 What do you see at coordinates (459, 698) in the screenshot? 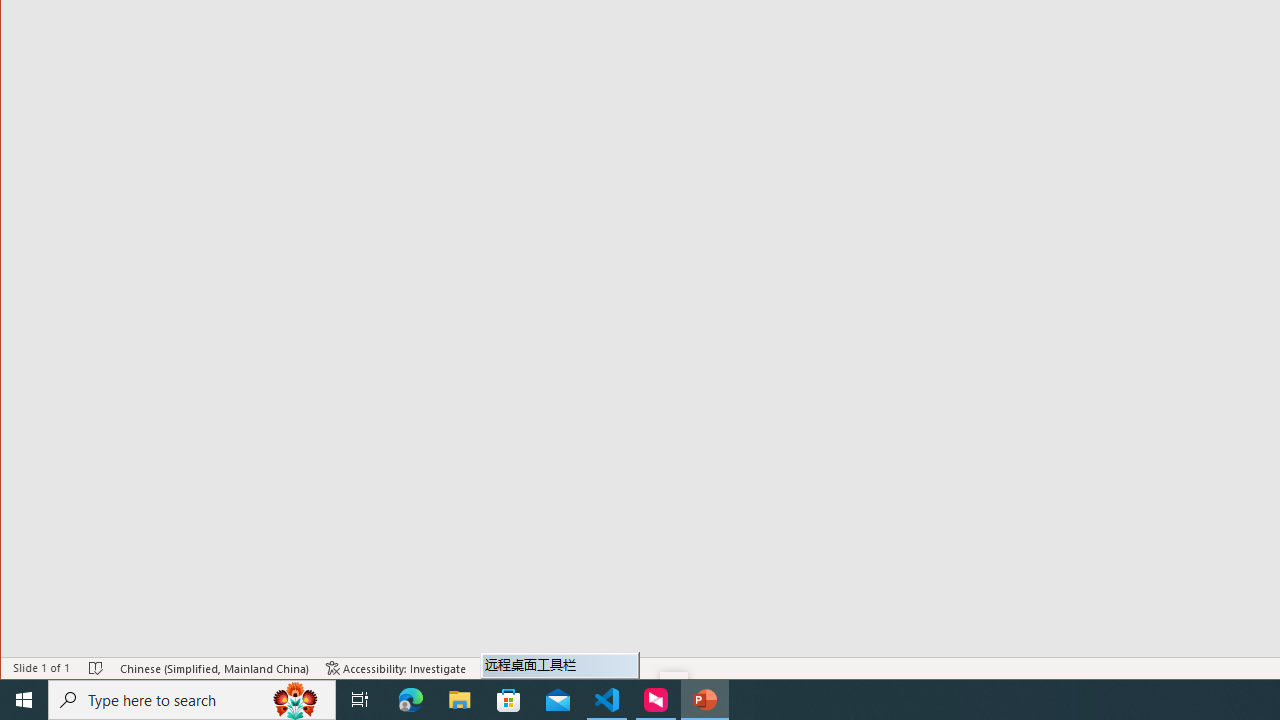
I see `'File Explorer'` at bounding box center [459, 698].